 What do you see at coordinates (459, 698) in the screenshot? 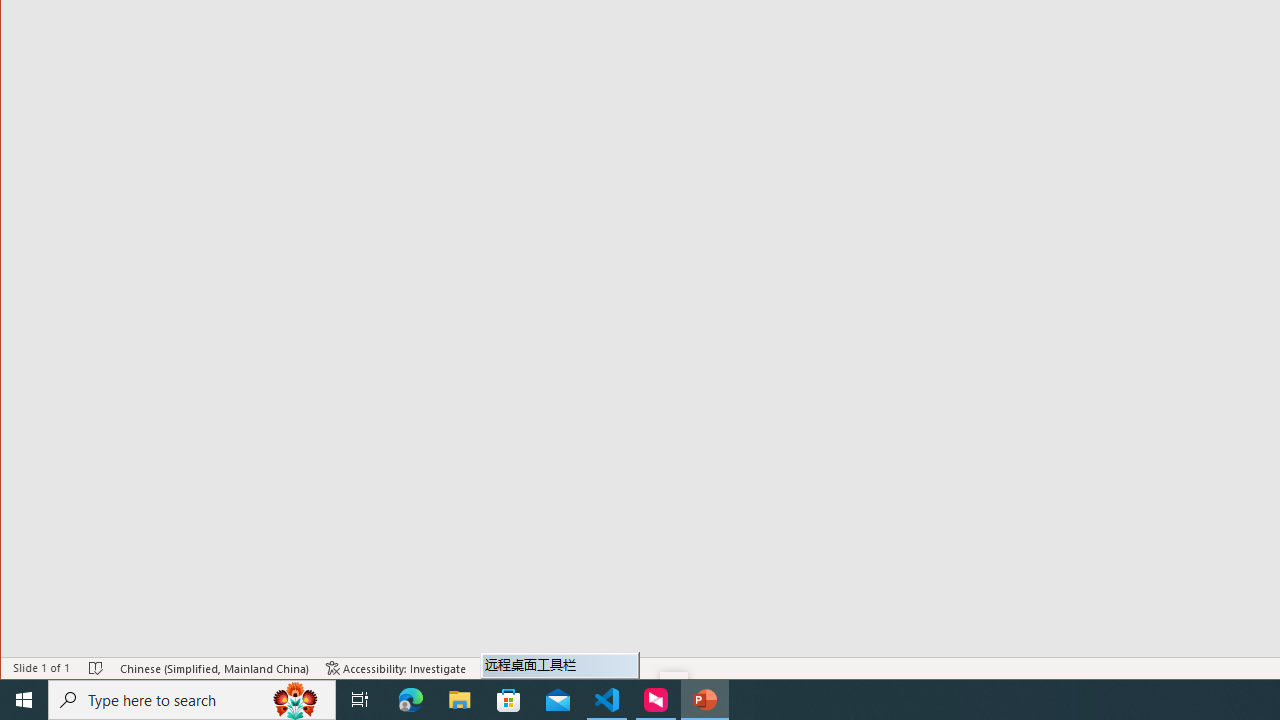
I see `'File Explorer'` at bounding box center [459, 698].